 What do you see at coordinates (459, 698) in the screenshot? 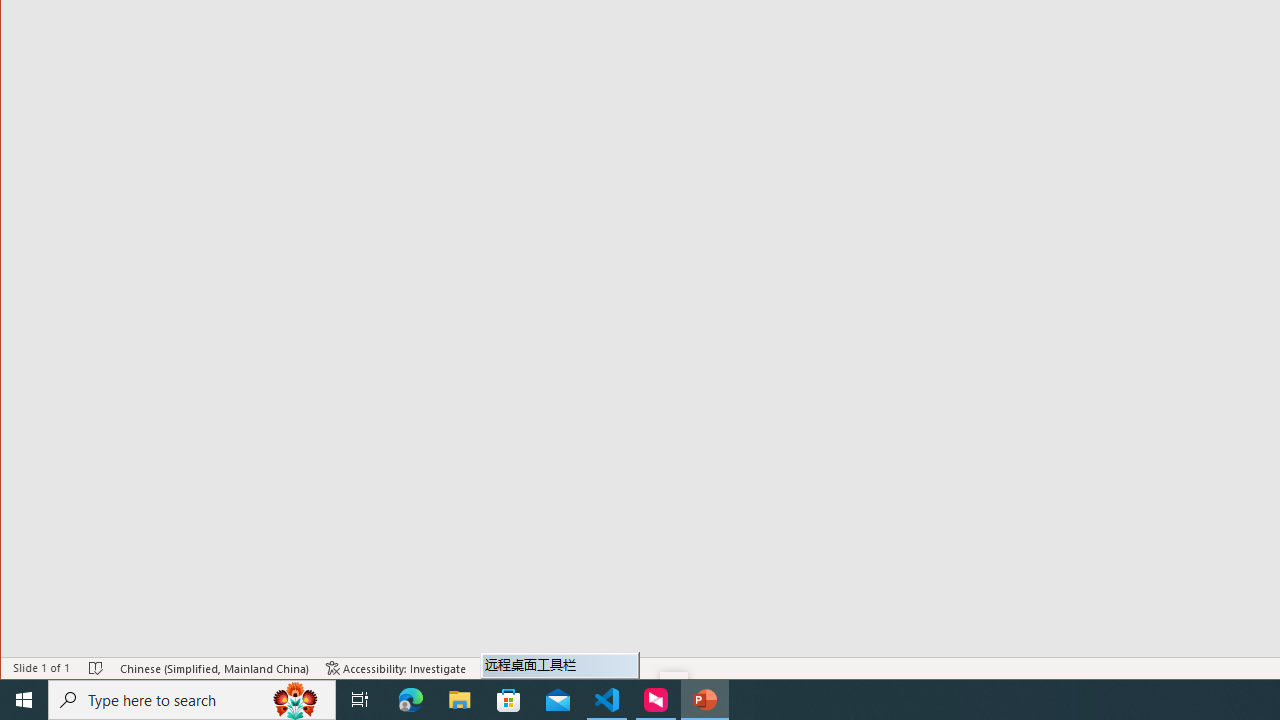
I see `'File Explorer'` at bounding box center [459, 698].